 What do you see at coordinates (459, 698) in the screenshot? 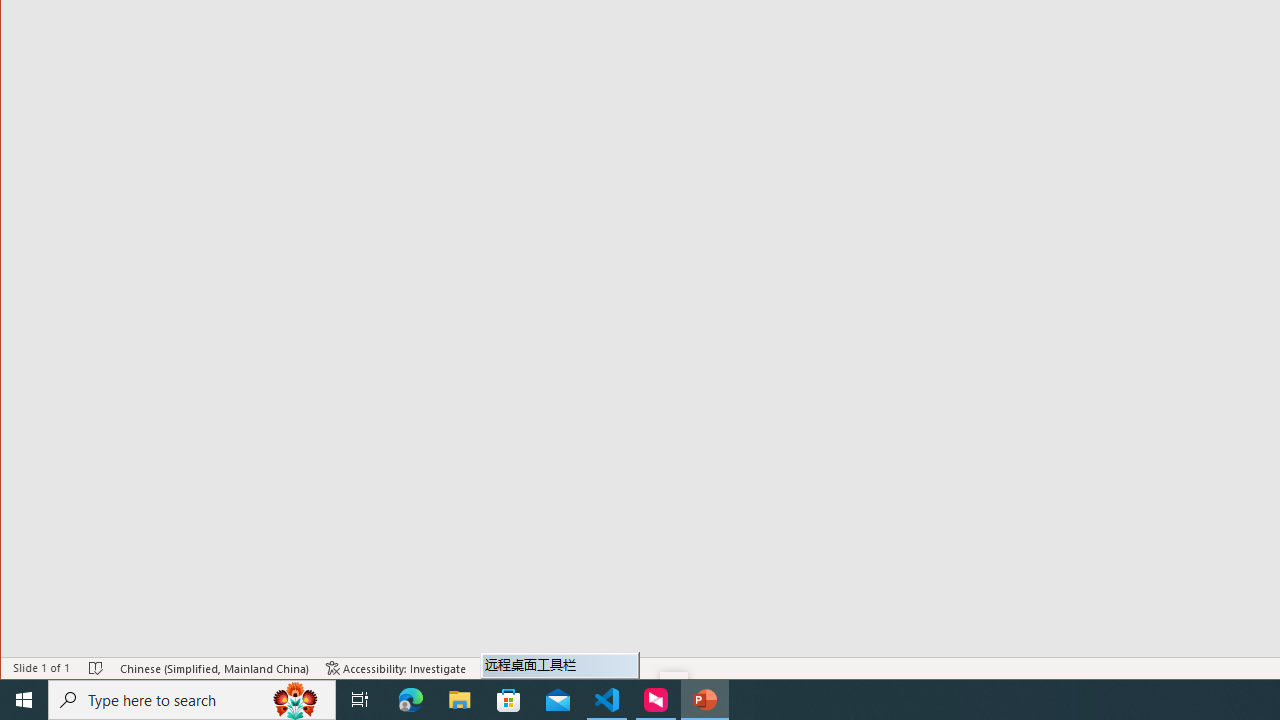
I see `'File Explorer'` at bounding box center [459, 698].